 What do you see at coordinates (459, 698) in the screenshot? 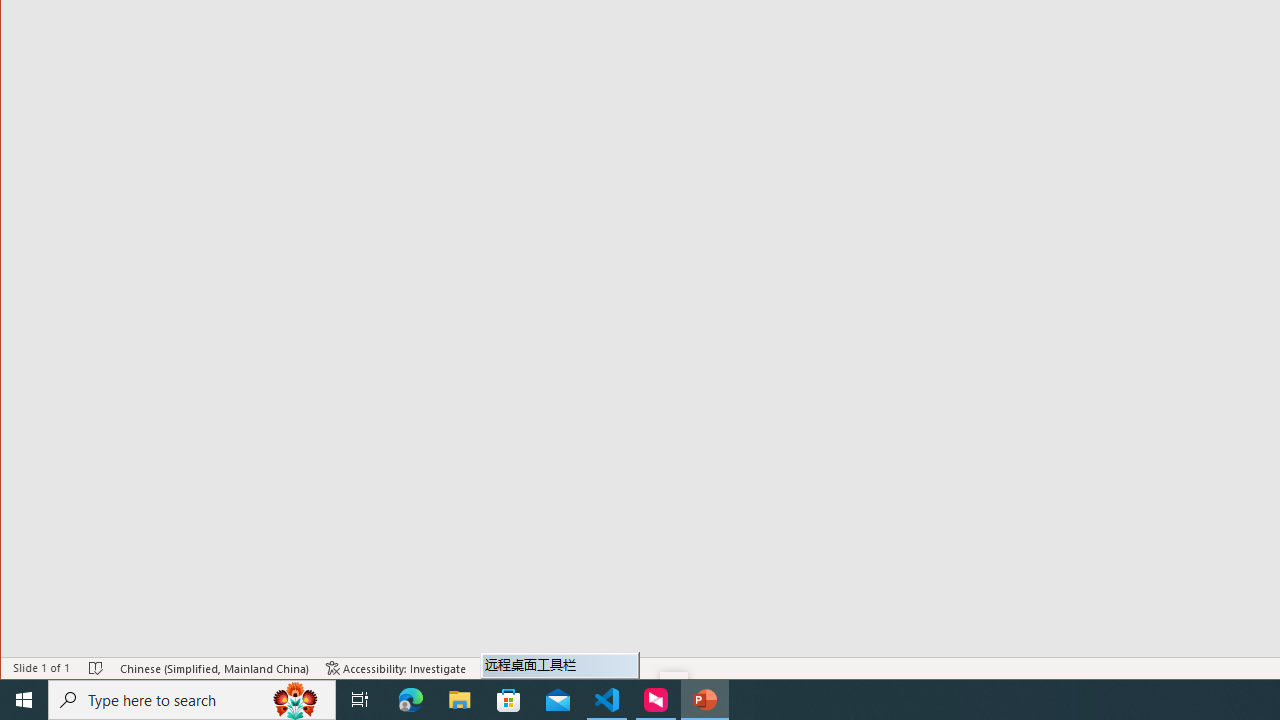
I see `'File Explorer'` at bounding box center [459, 698].